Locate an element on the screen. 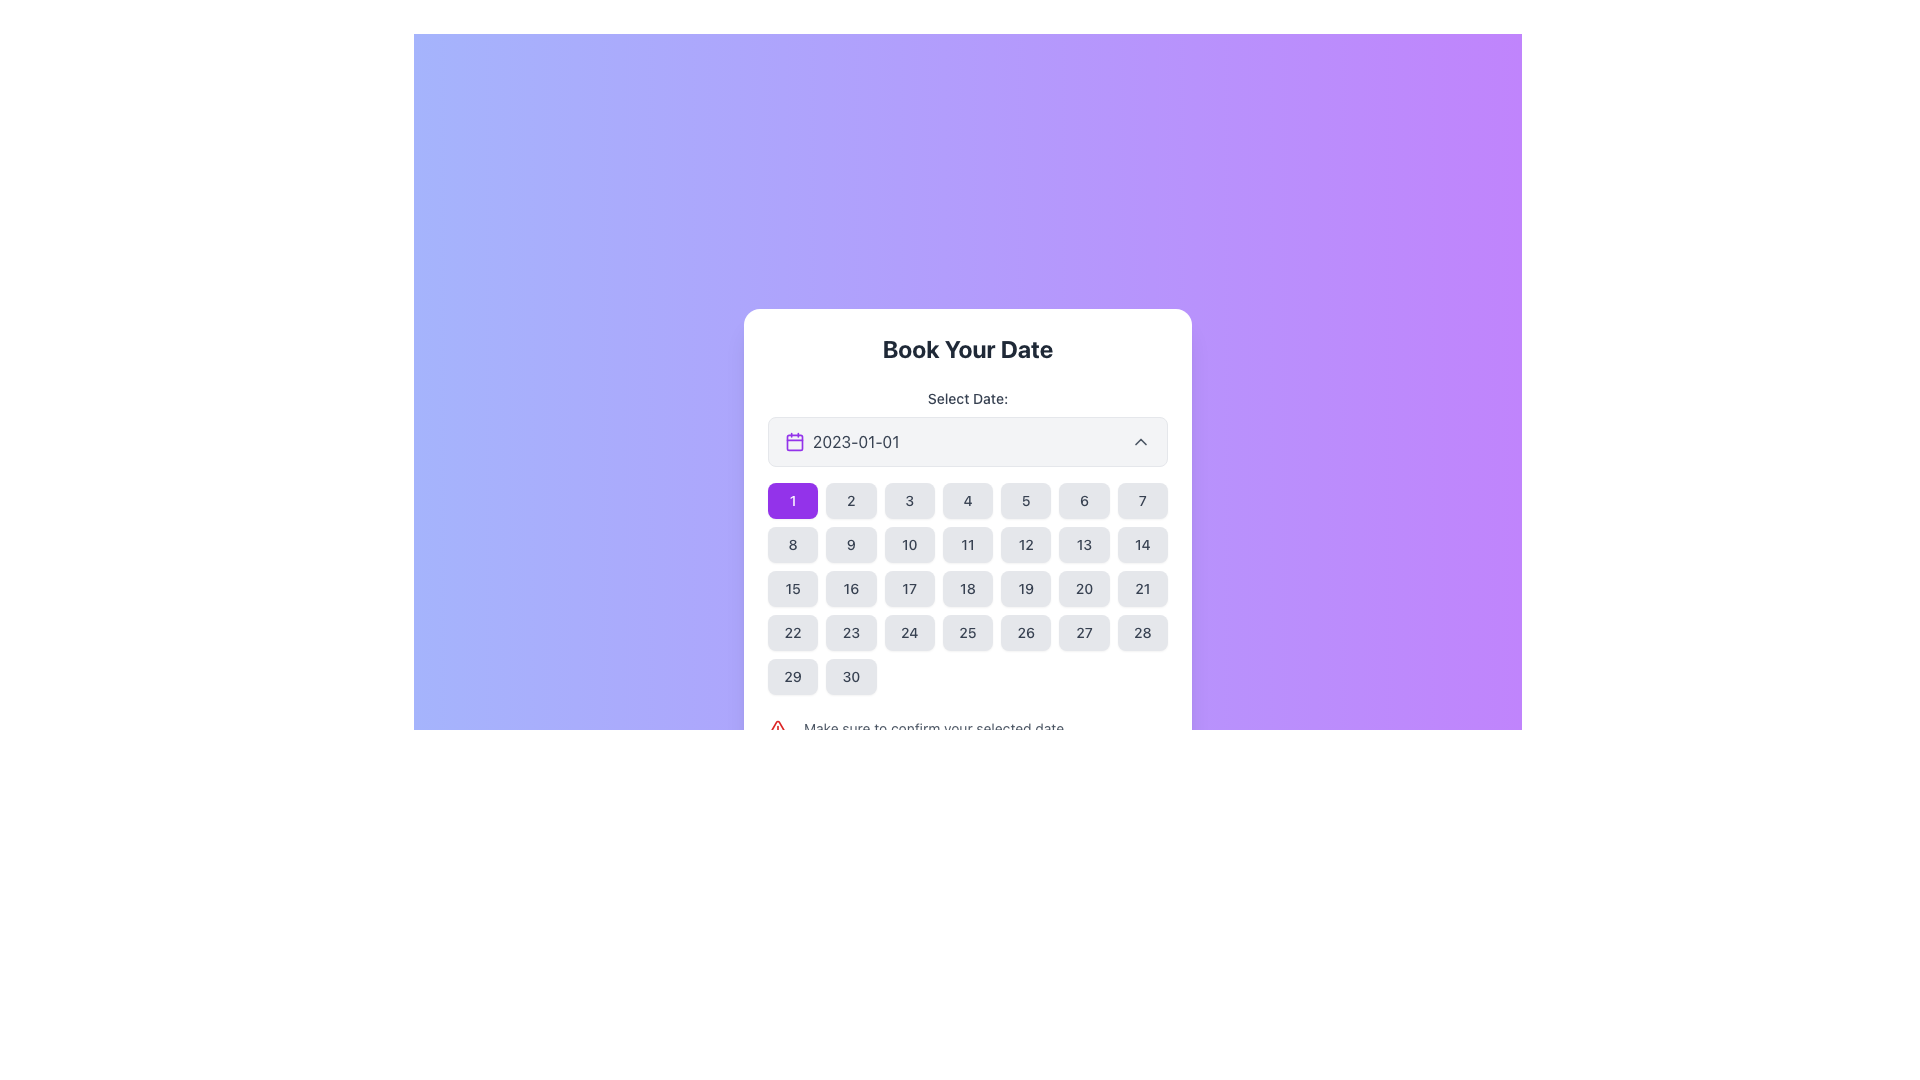 This screenshot has height=1080, width=1920. the button labeled '6' which is styled as a rounded rectangle with a gray background and is the 6th item in the first row of a grid in a calendar layout is located at coordinates (1083, 500).